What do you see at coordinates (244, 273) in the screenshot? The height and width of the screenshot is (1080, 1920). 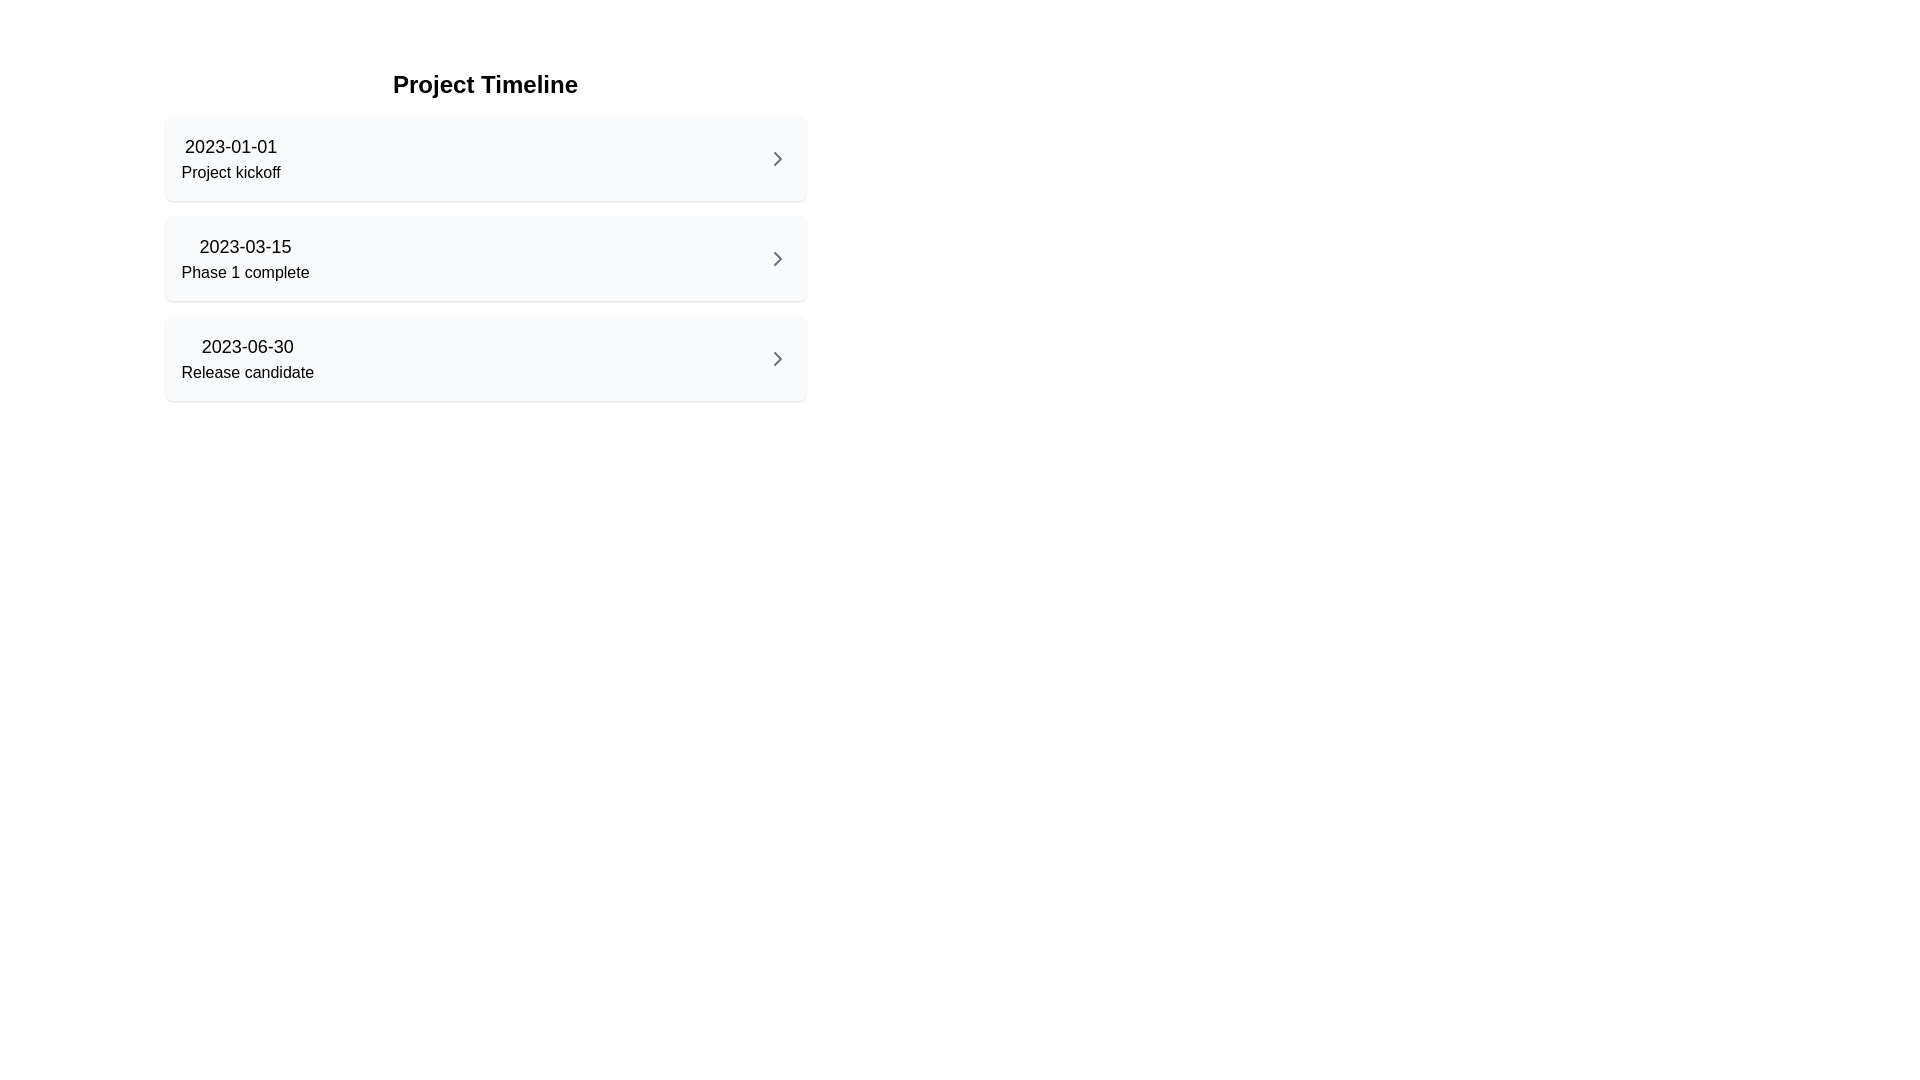 I see `'Phase 1 completed' text label located in the second entry of the vertical timeline, positioned below the date '2023-03-15'` at bounding box center [244, 273].